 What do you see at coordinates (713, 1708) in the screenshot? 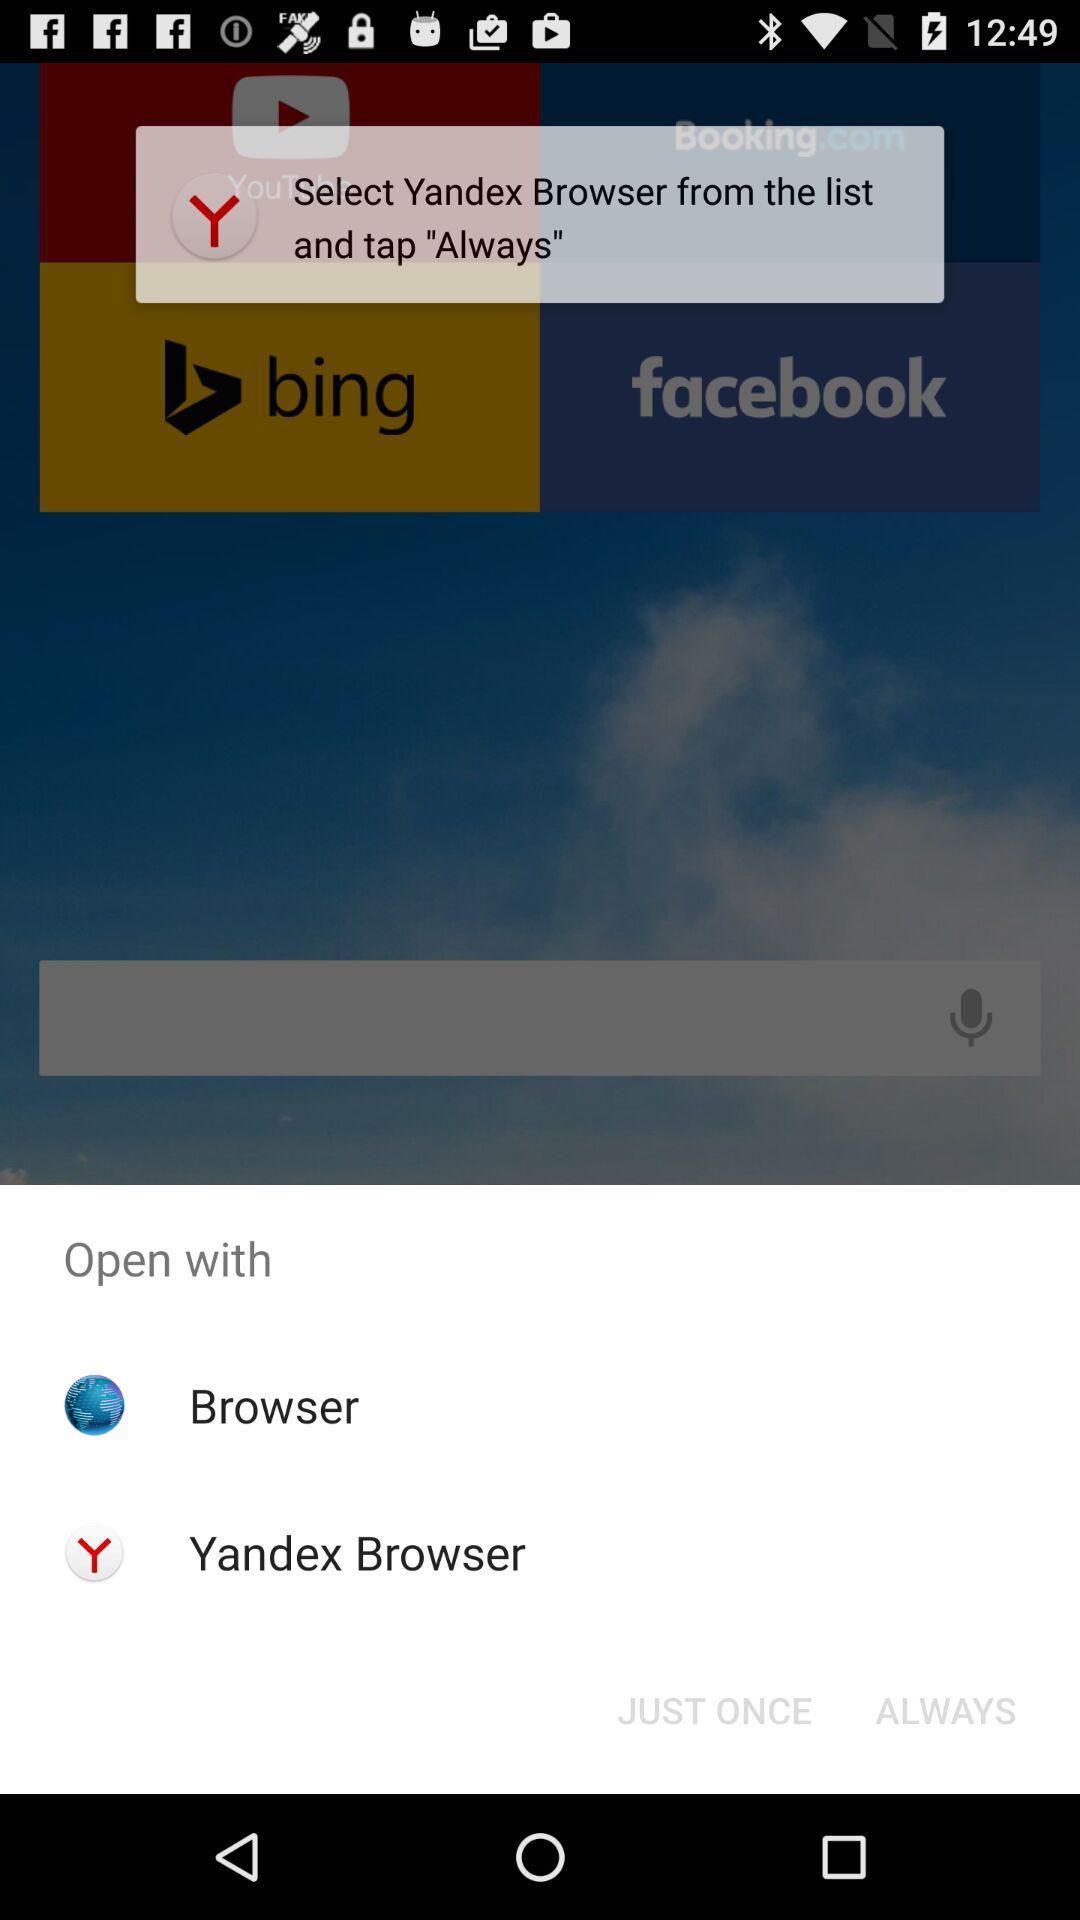
I see `the just once icon` at bounding box center [713, 1708].